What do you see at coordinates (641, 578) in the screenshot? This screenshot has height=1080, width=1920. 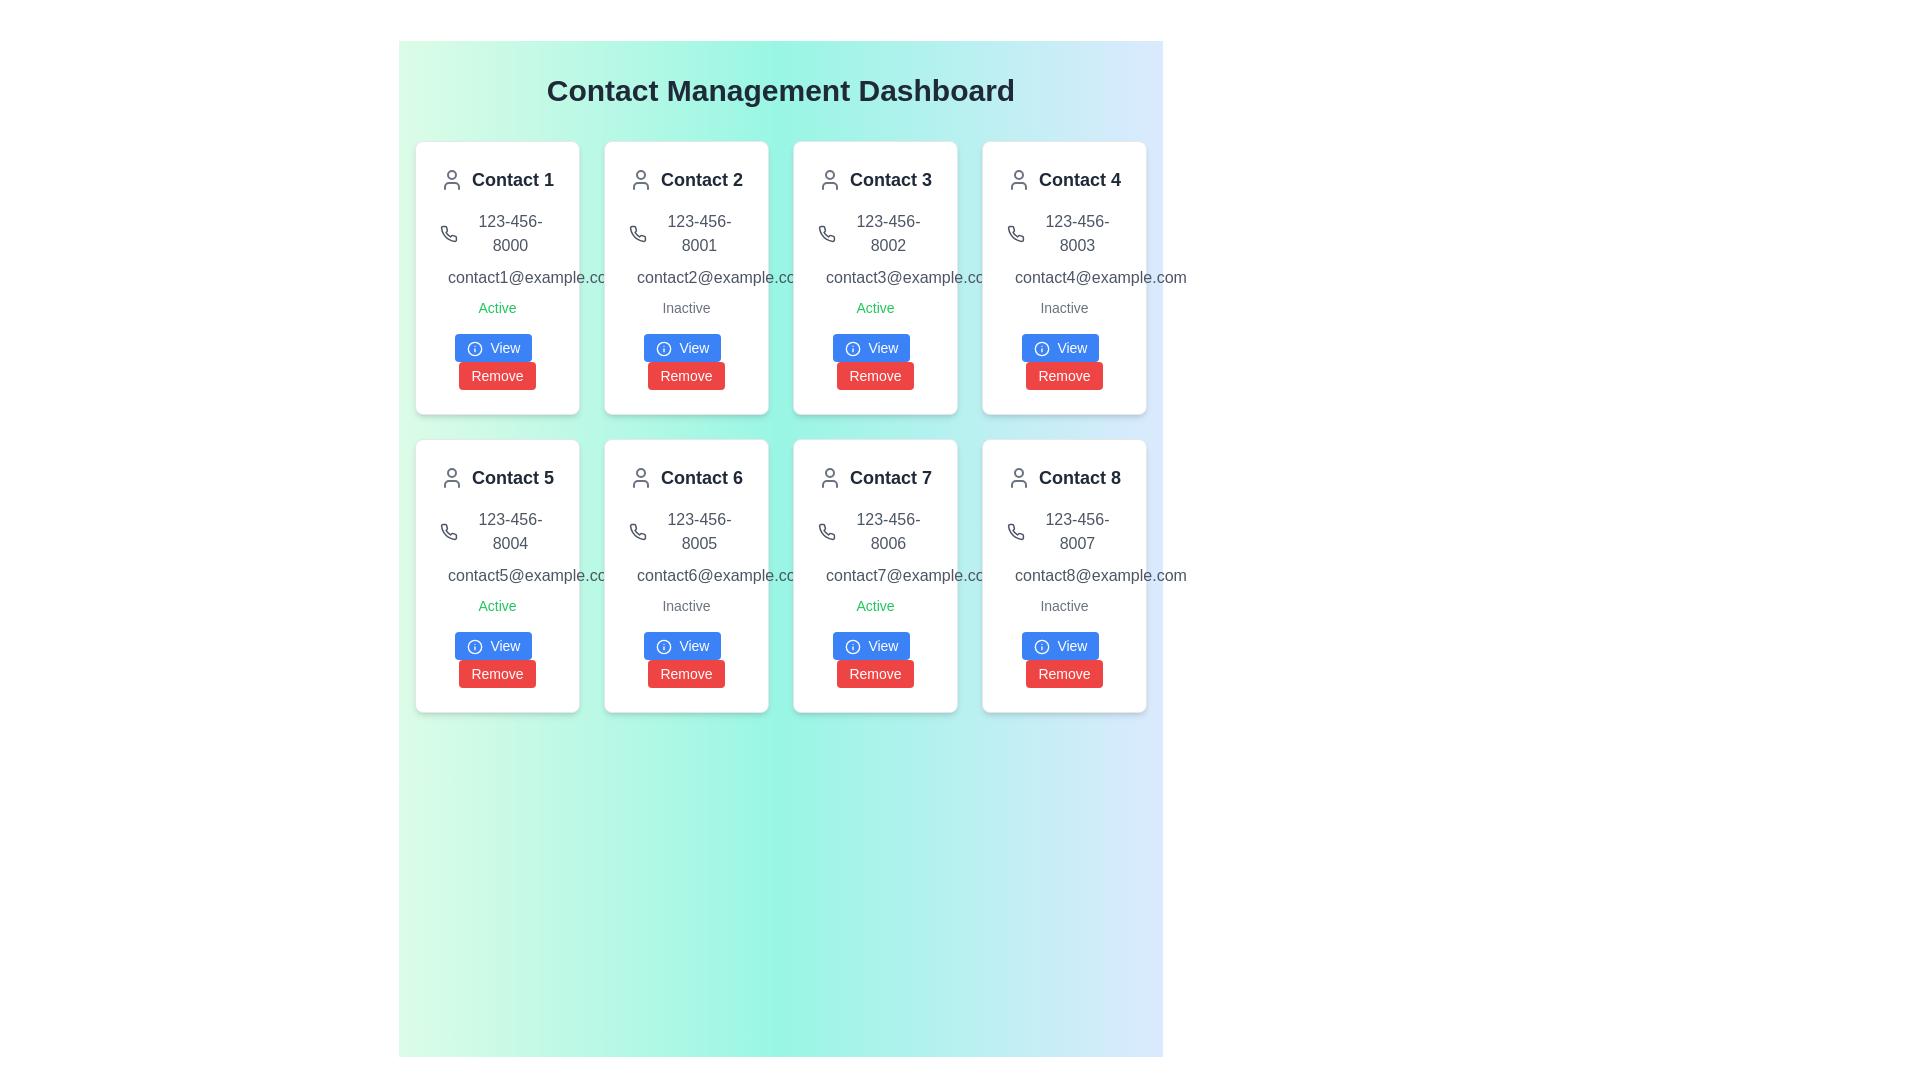 I see `the mail or message envelope icon located in the 'Contact 6' card, positioned in the second row, second column of the contact grid` at bounding box center [641, 578].